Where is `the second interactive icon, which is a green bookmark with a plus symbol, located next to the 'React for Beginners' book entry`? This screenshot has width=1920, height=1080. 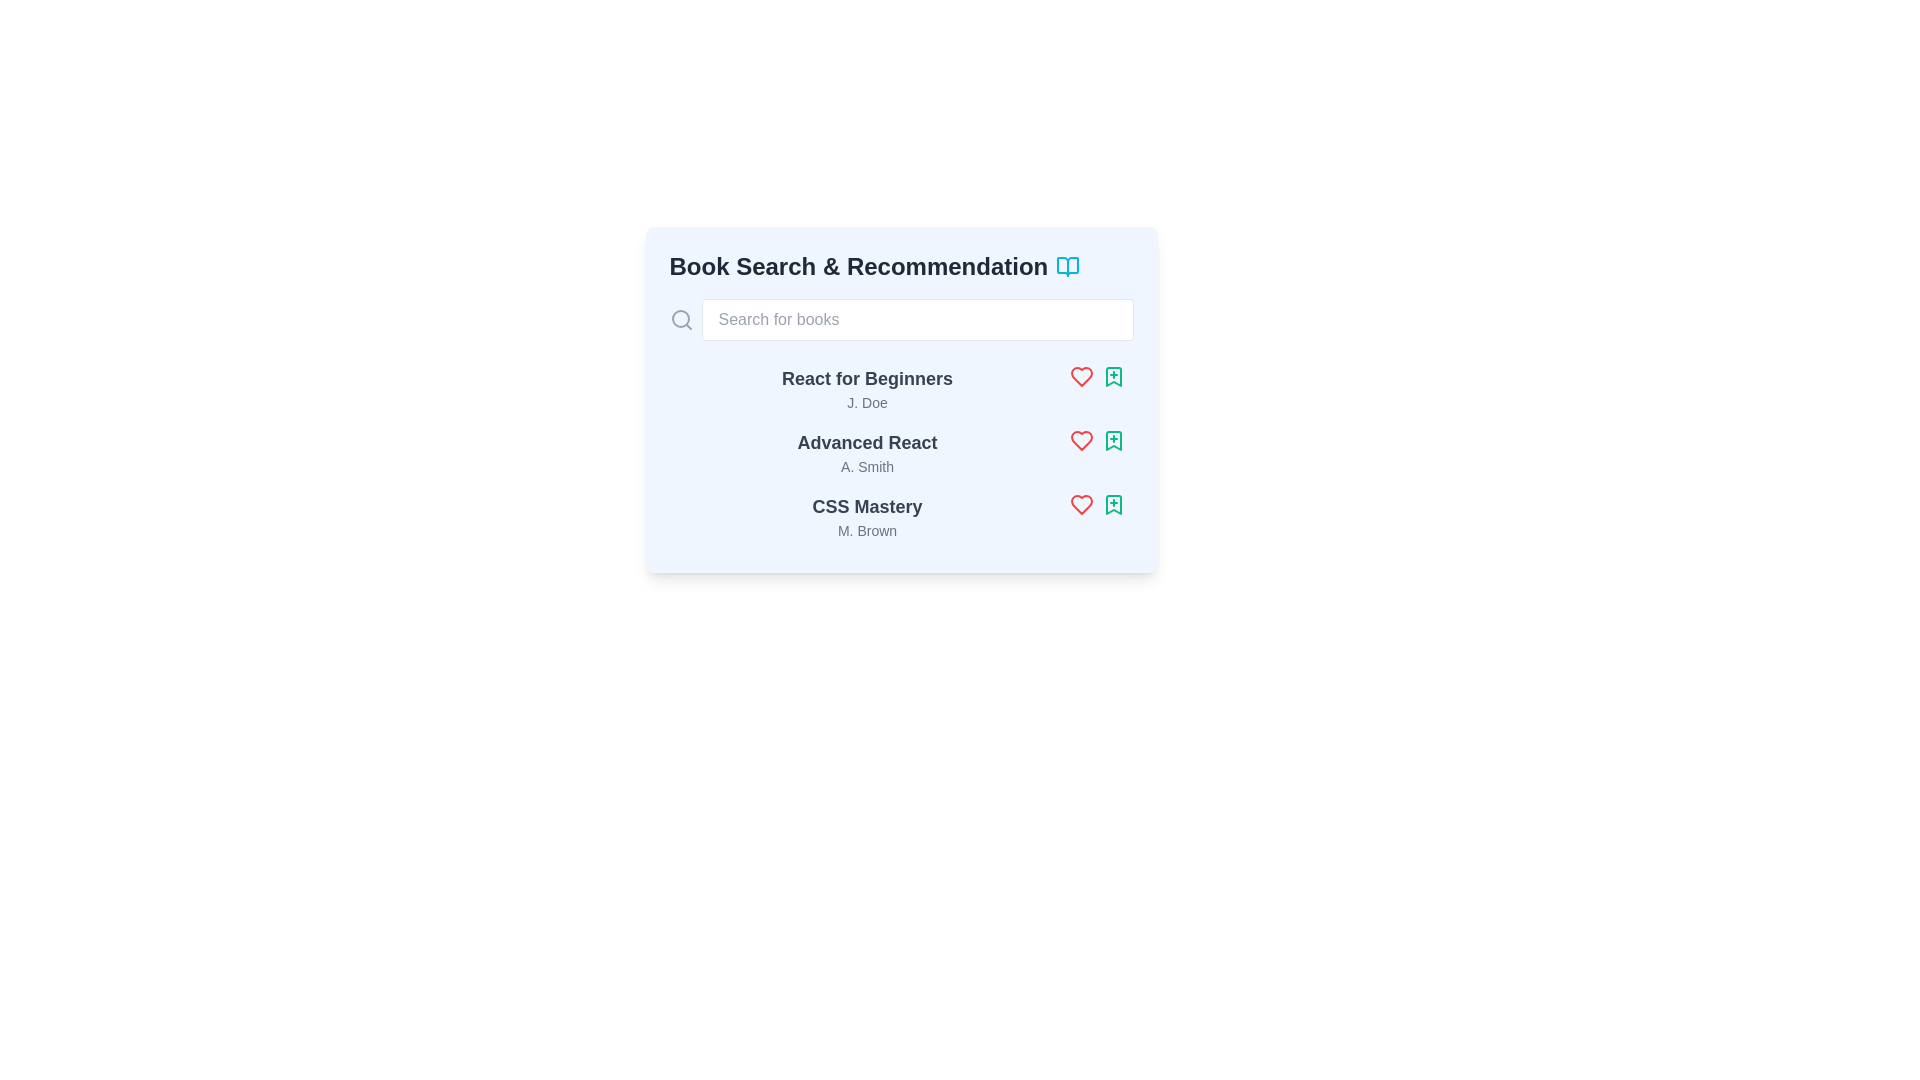
the second interactive icon, which is a green bookmark with a plus symbol, located next to the 'React for Beginners' book entry is located at coordinates (1112, 377).